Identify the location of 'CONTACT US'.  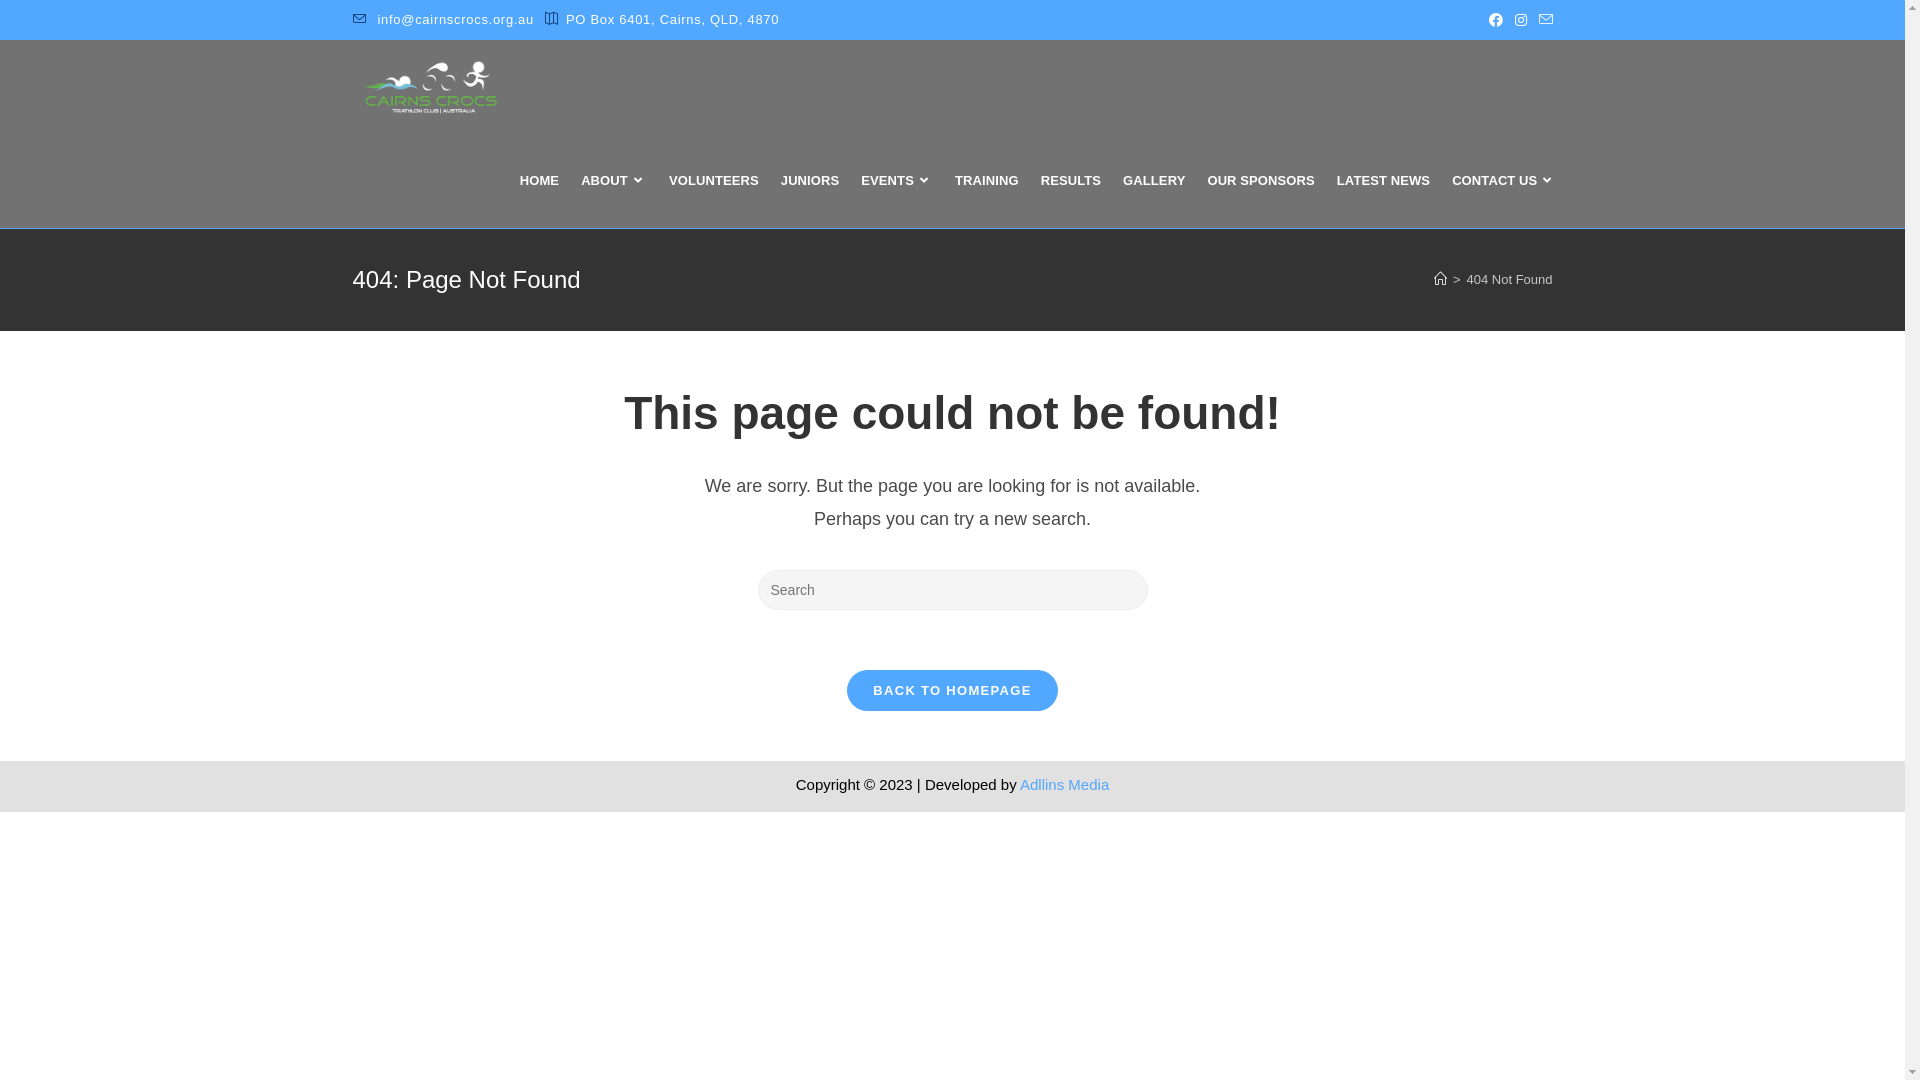
(1440, 181).